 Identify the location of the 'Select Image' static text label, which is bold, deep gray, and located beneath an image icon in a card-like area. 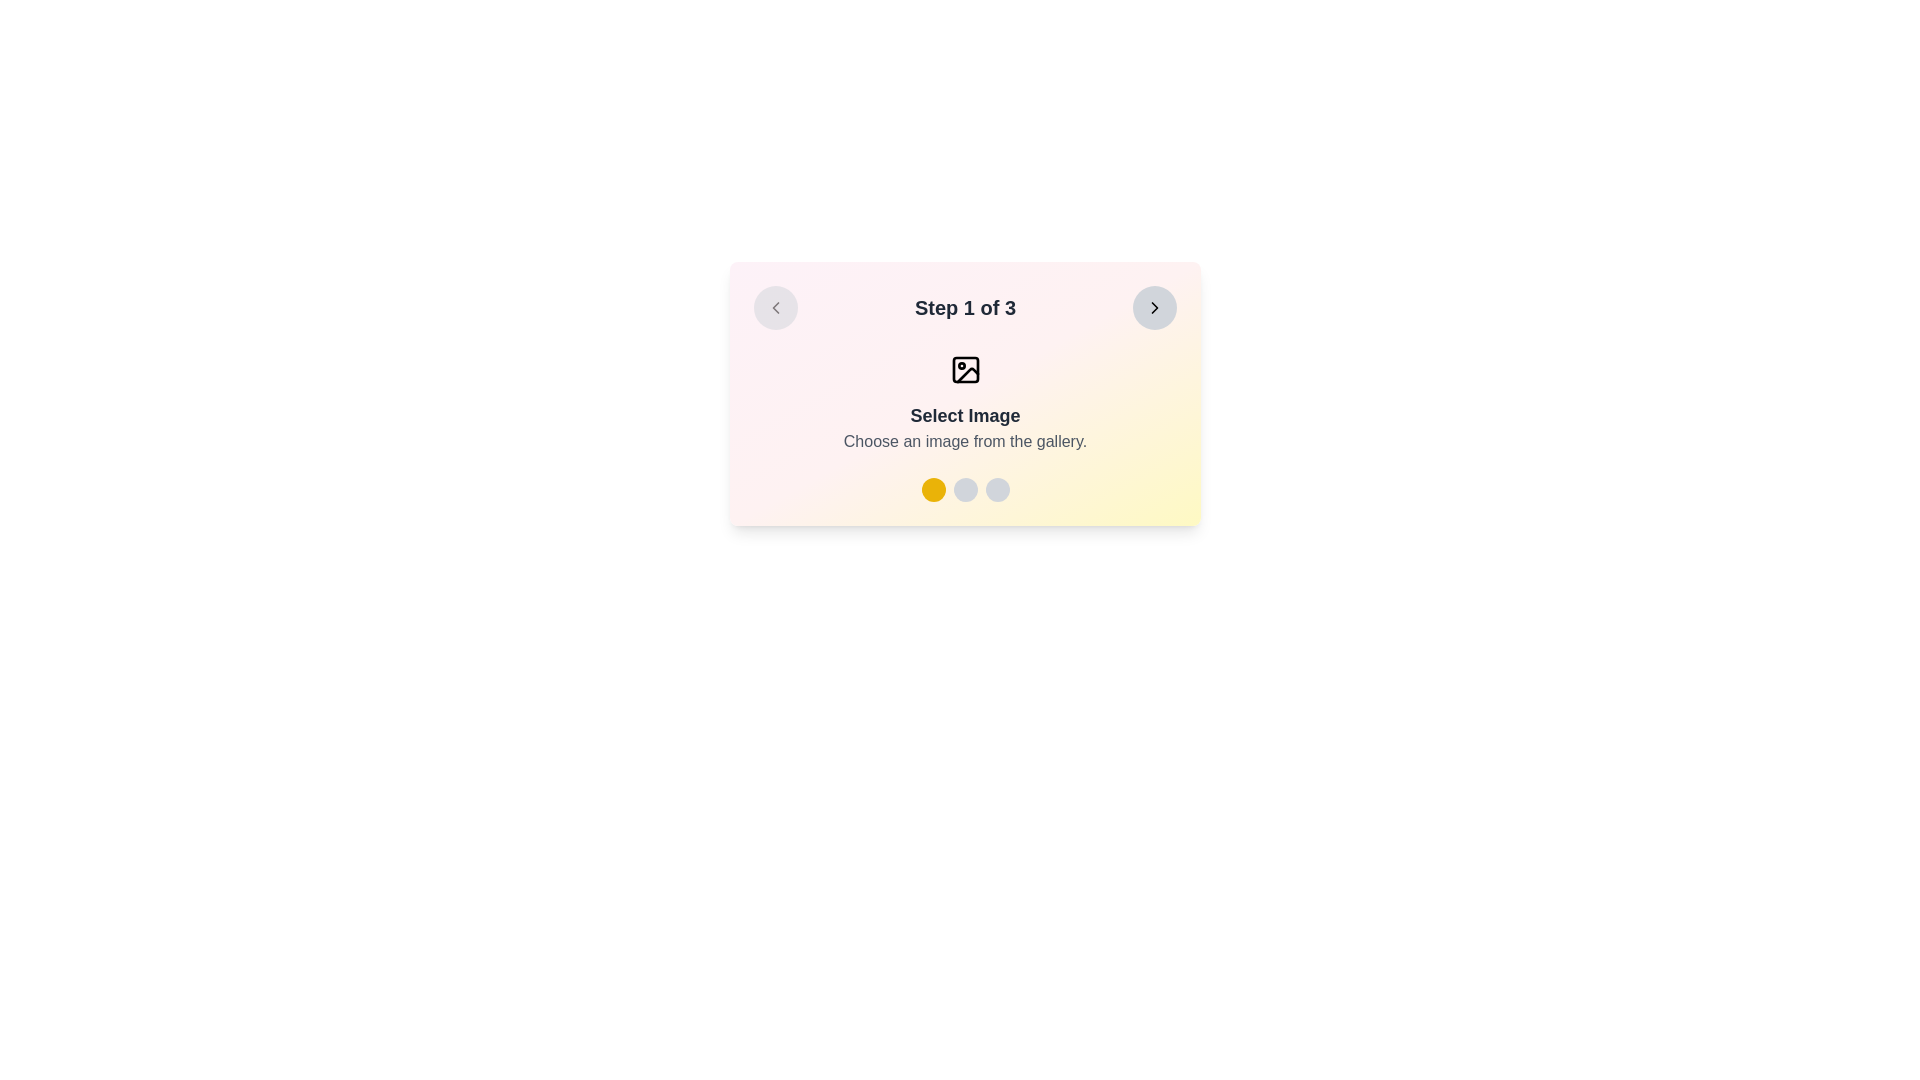
(965, 415).